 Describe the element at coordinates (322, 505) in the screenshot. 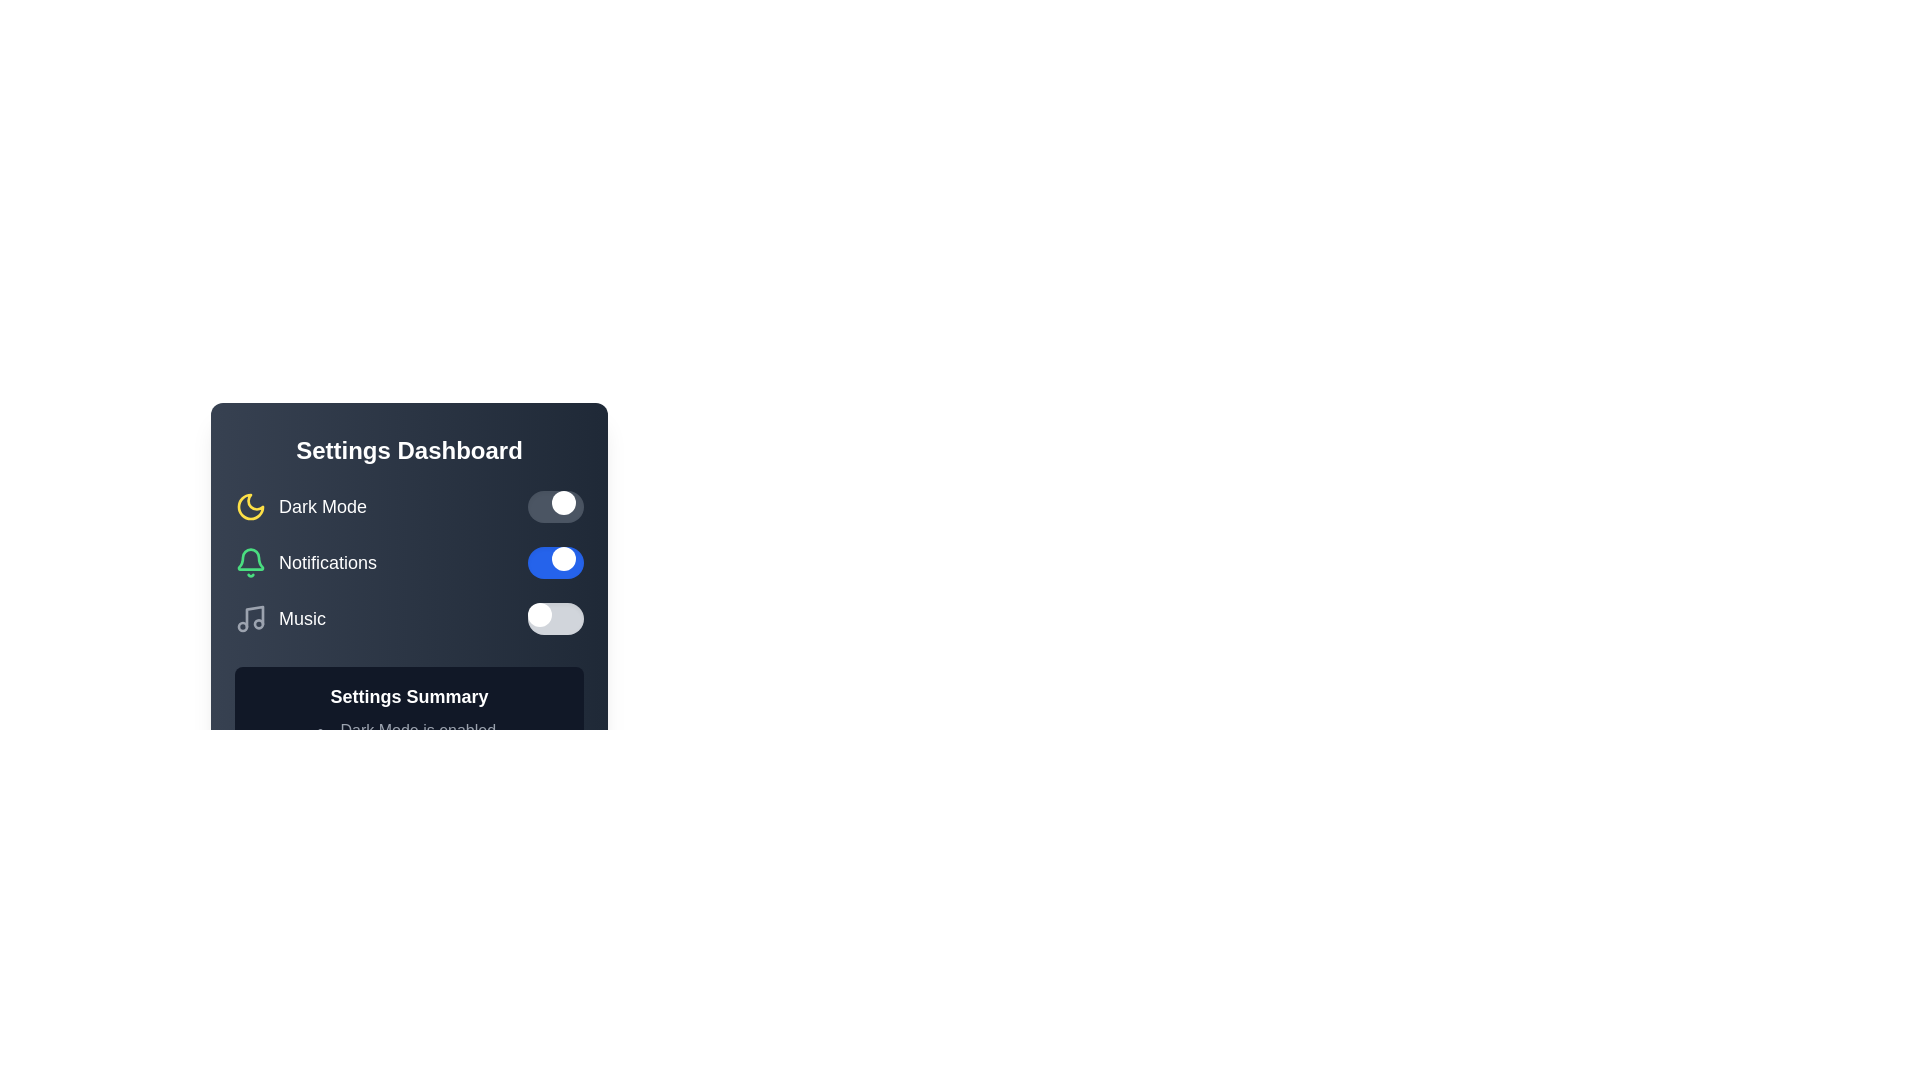

I see `the 'Dark Mode' text label, which is styled in a larger font and appears in white on a dark background, located next to a moon-shaped icon in the settings dashboard` at that location.